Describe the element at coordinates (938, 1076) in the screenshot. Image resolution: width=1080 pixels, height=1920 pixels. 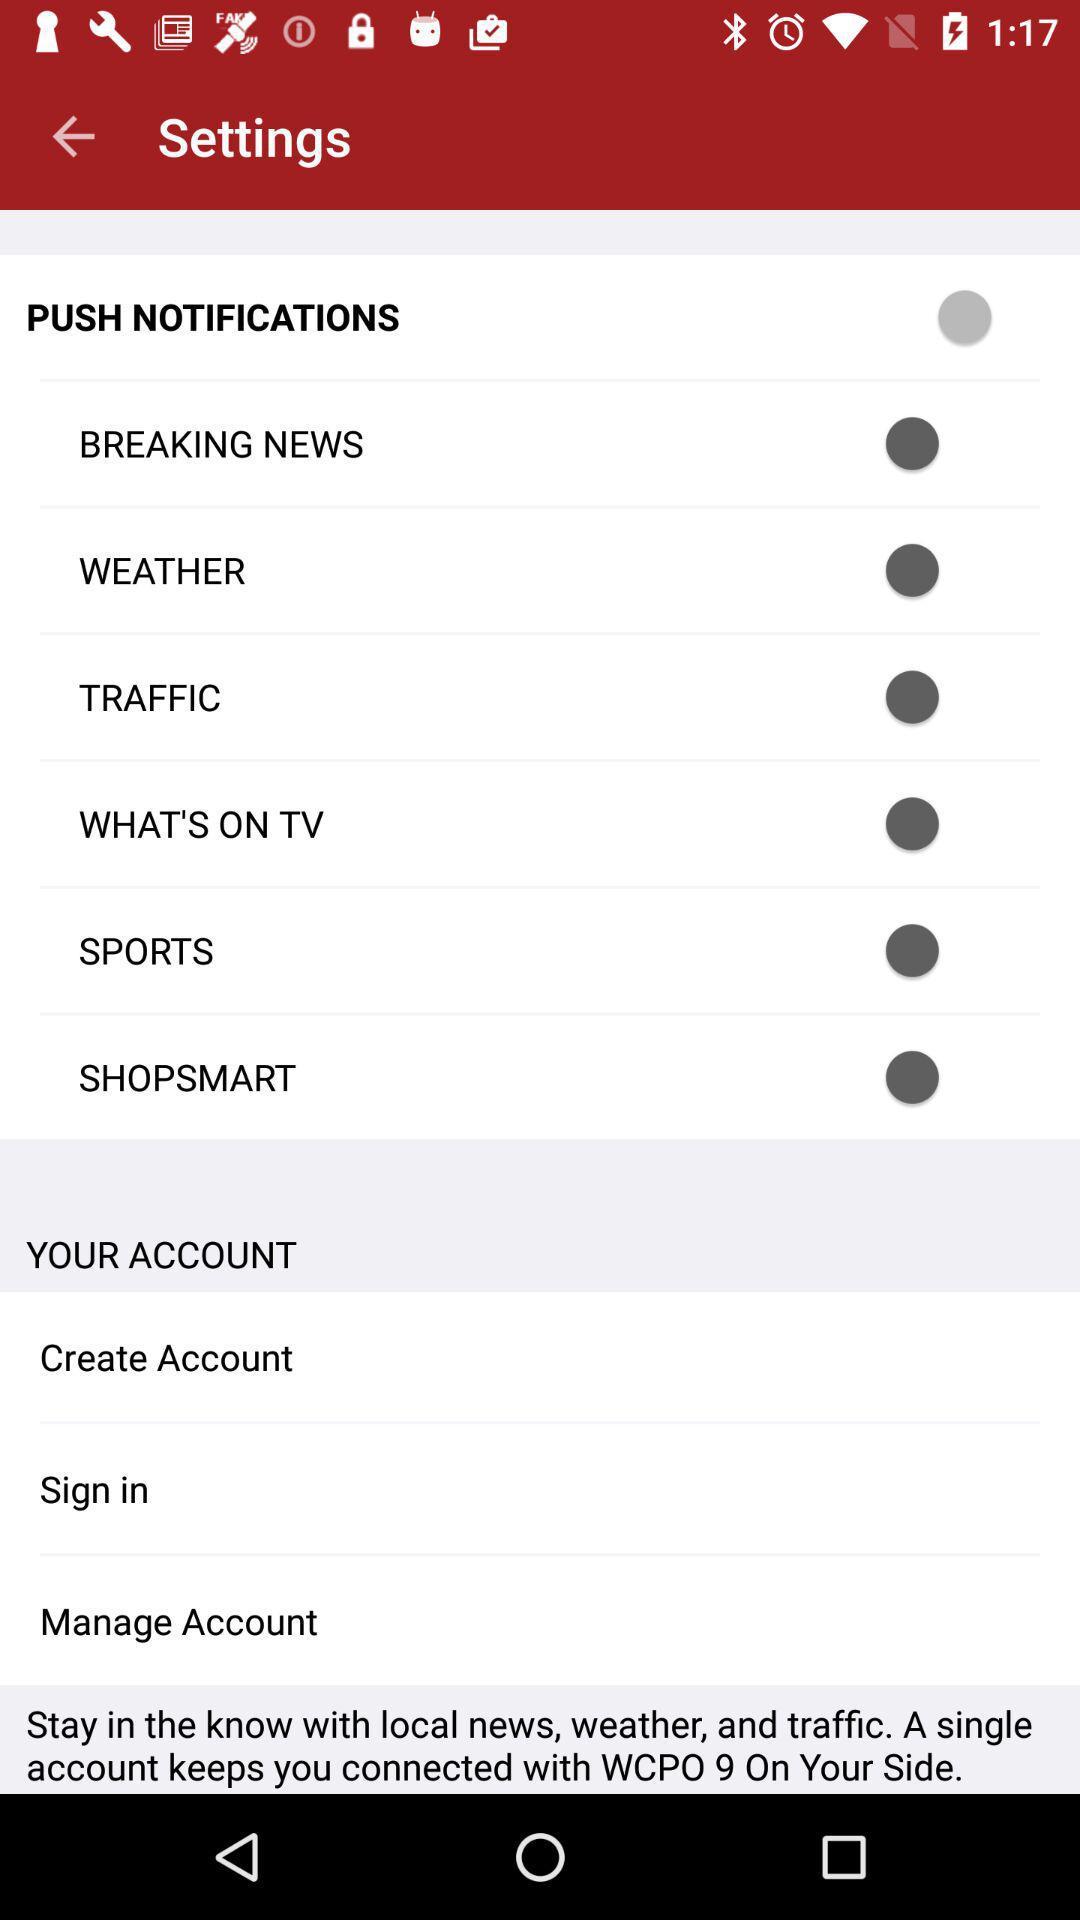
I see `turn on push notification` at that location.